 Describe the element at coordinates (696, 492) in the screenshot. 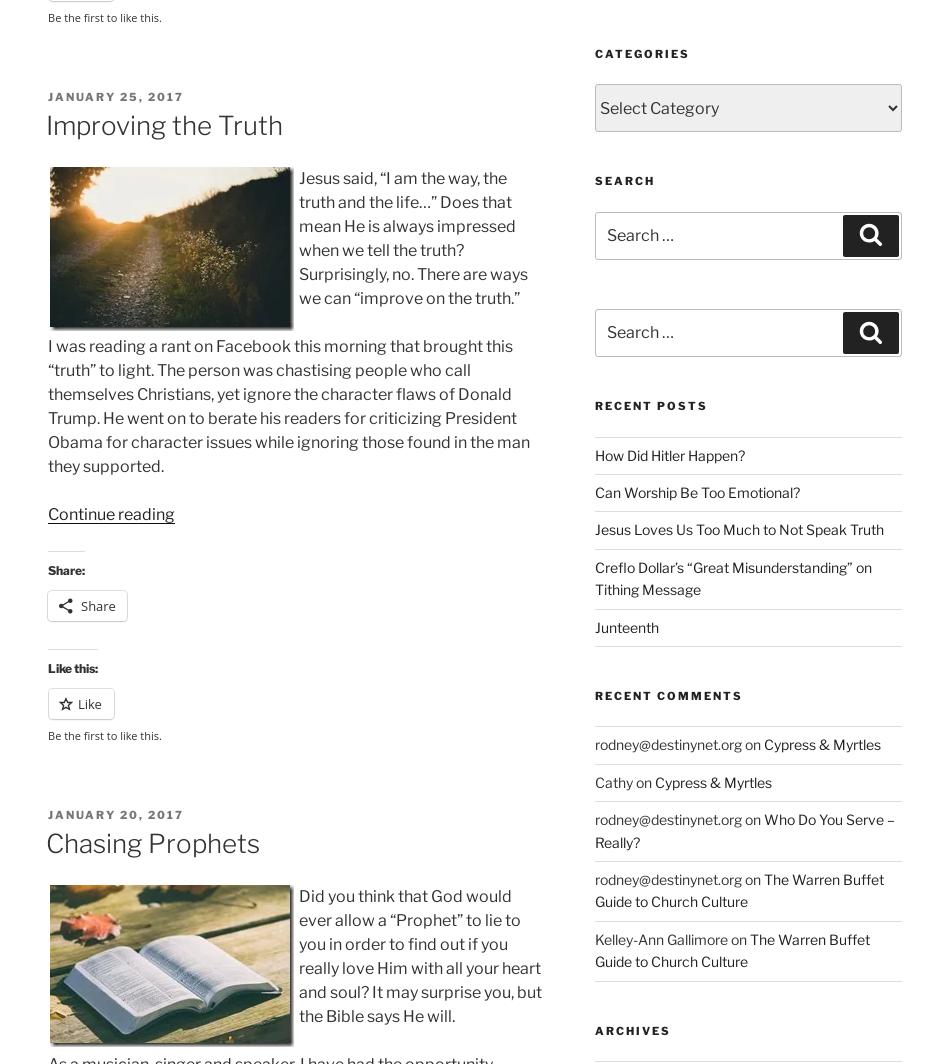

I see `'Can Worship Be Too Emotional?'` at that location.